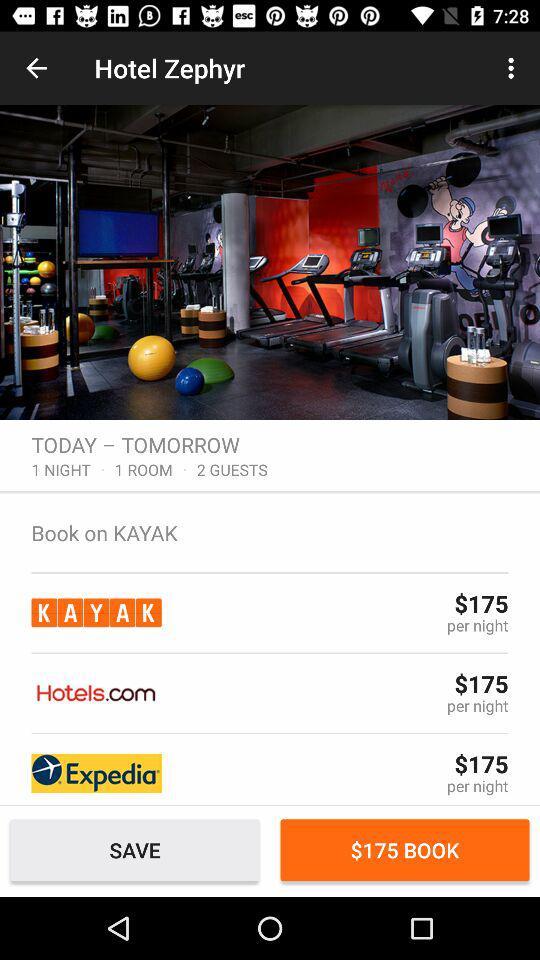 Image resolution: width=540 pixels, height=960 pixels. Describe the element at coordinates (36, 68) in the screenshot. I see `the icon next to the hotel zephyr item` at that location.